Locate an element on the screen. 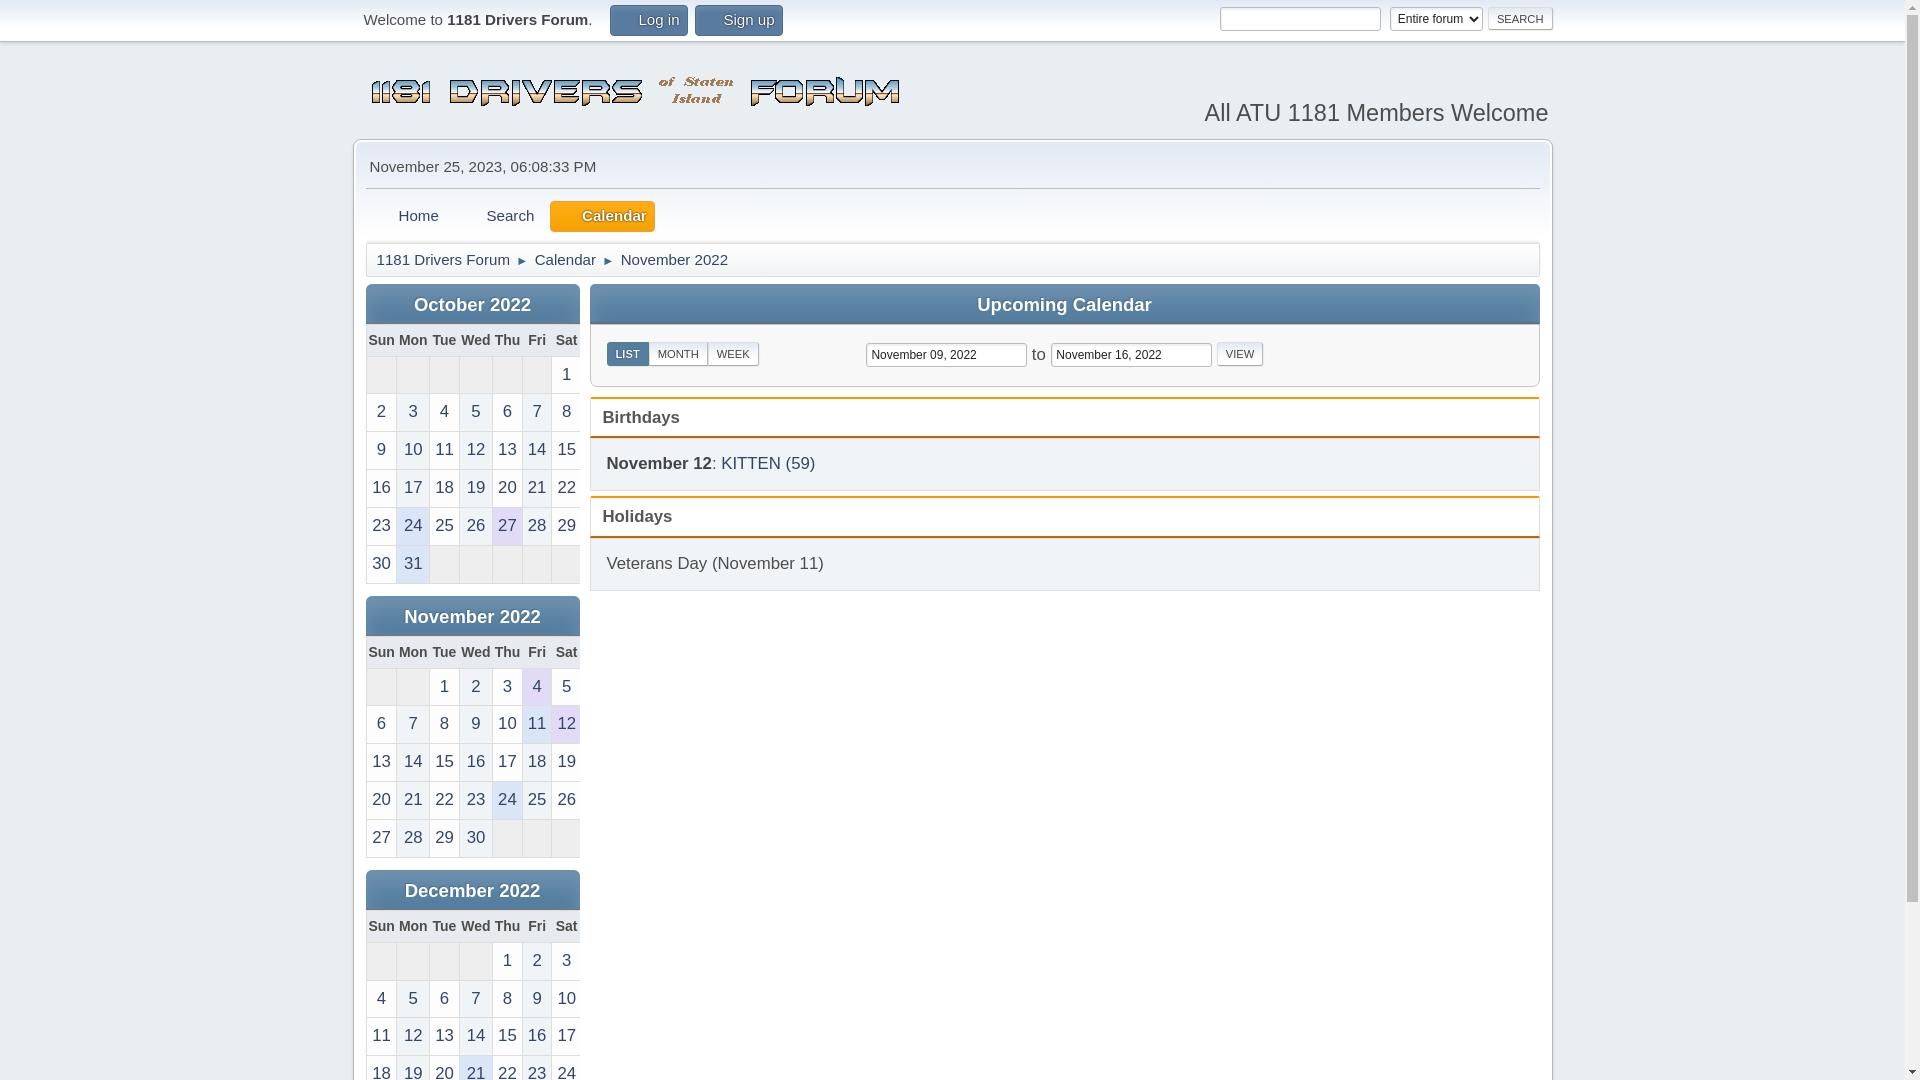 This screenshot has width=1920, height=1080. '2' is located at coordinates (365, 411).